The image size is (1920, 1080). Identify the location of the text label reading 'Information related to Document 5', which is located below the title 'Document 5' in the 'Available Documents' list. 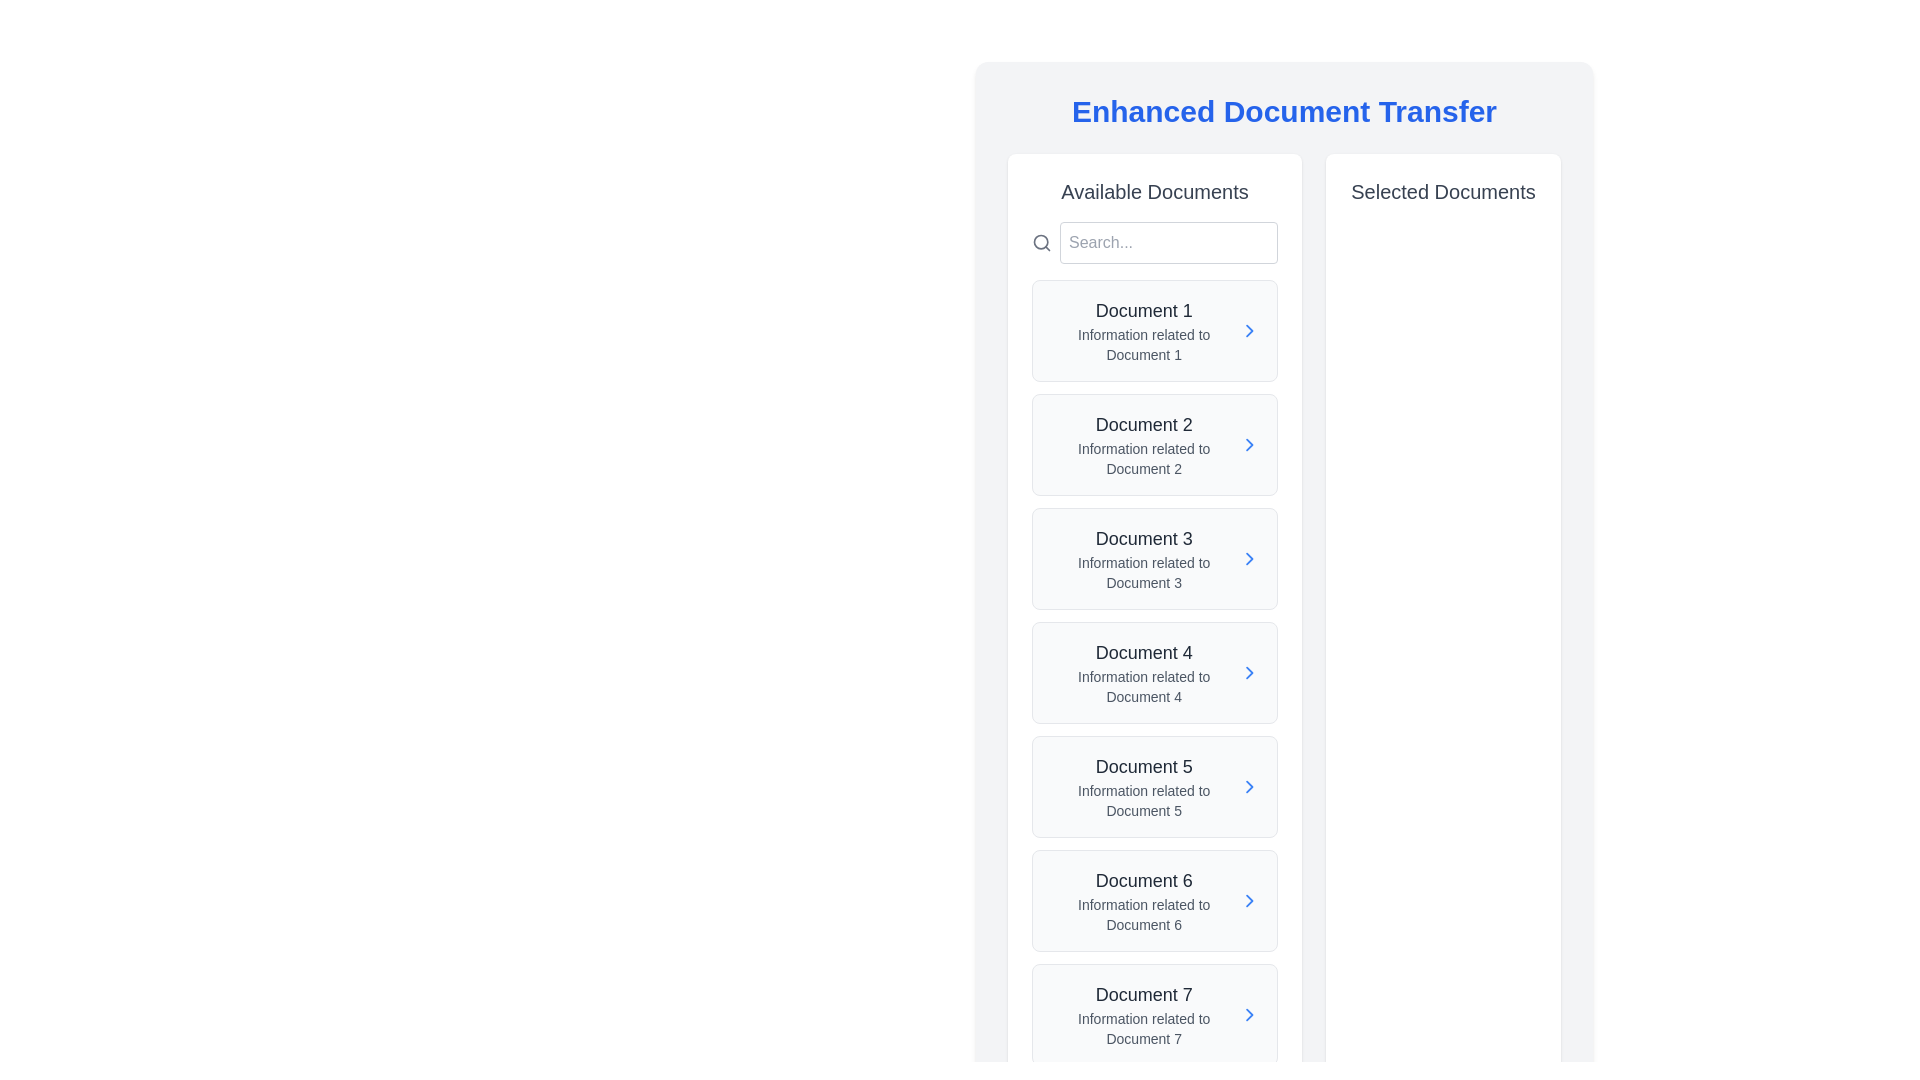
(1144, 800).